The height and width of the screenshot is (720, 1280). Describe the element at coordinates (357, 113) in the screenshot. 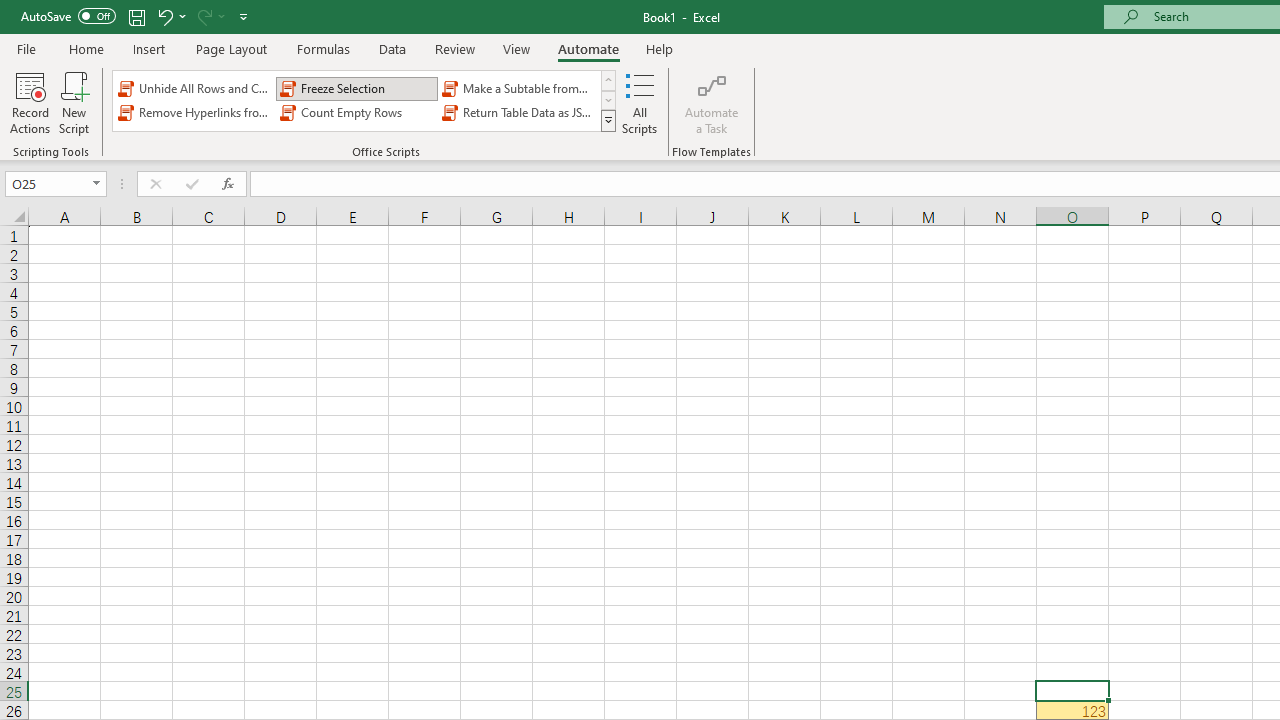

I see `'Count Empty Rows'` at that location.